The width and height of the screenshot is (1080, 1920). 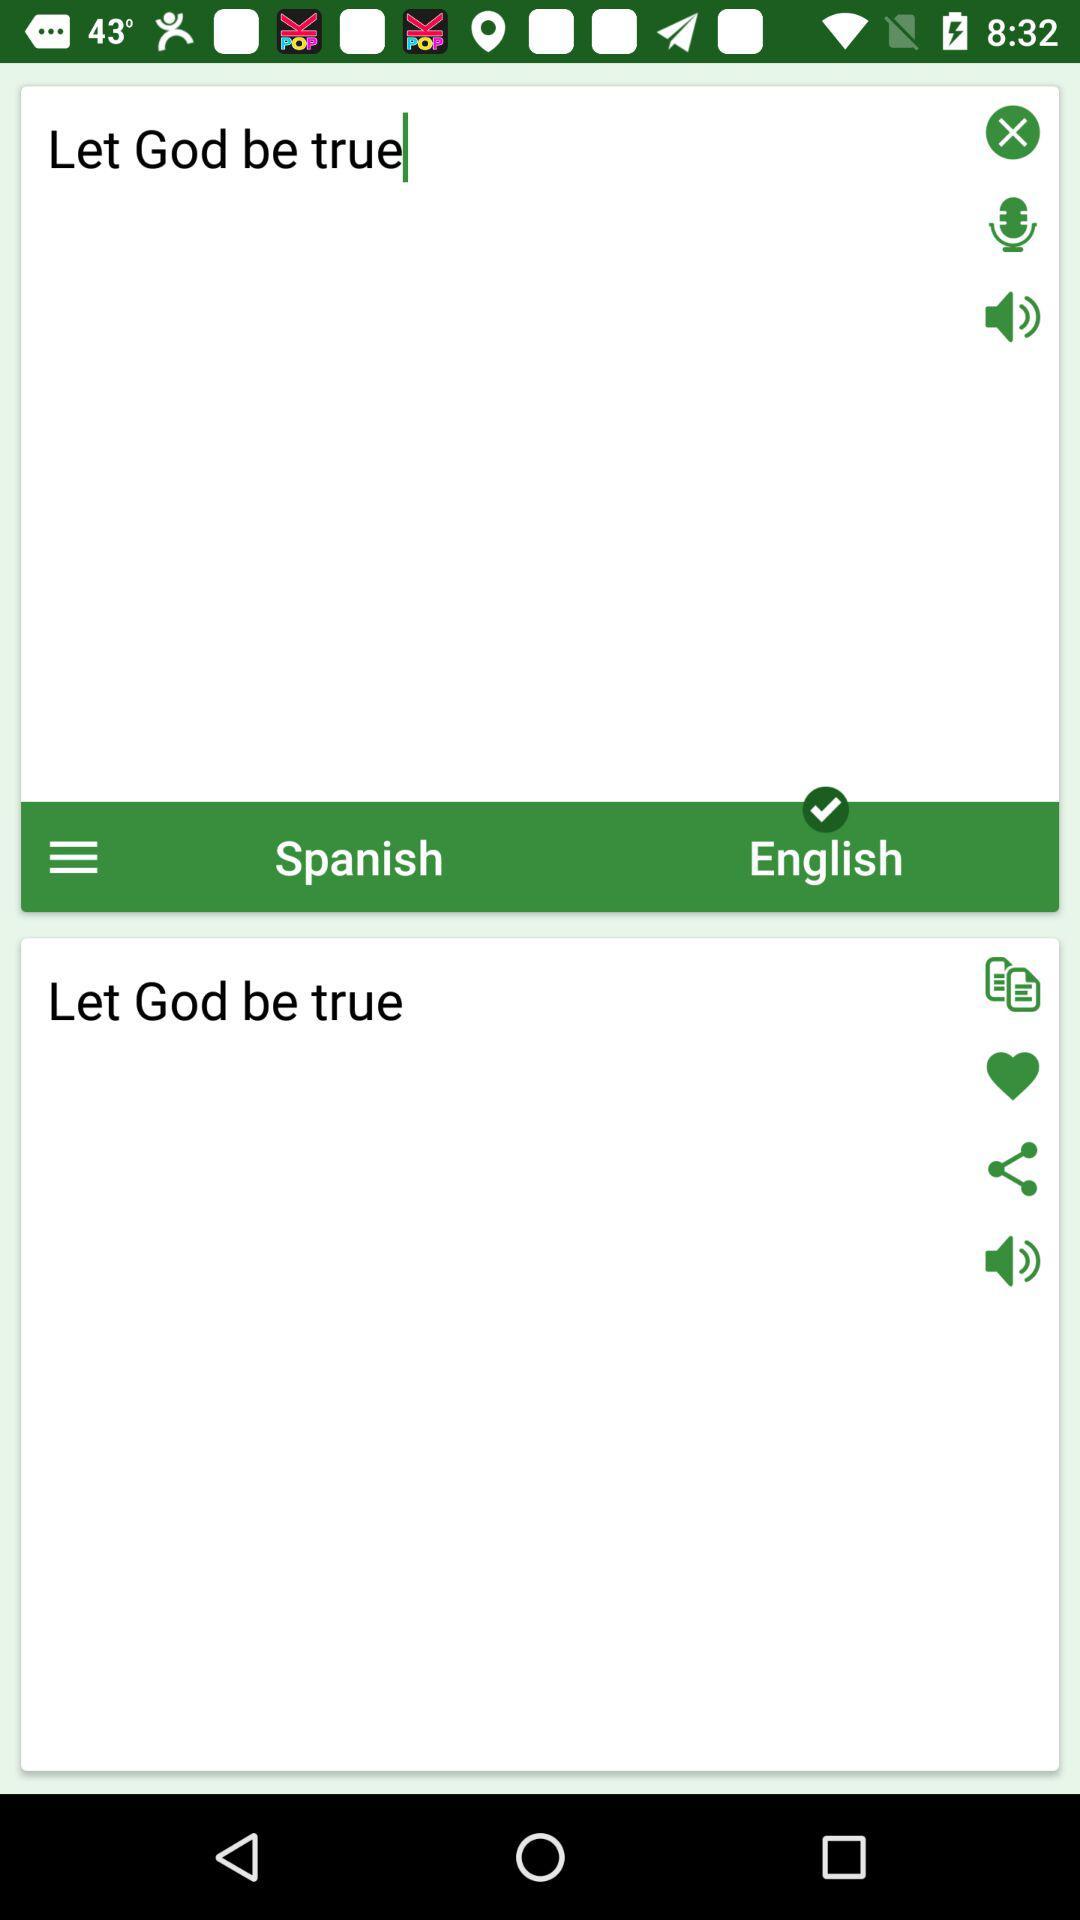 What do you see at coordinates (358, 856) in the screenshot?
I see `icon to the left of english item` at bounding box center [358, 856].